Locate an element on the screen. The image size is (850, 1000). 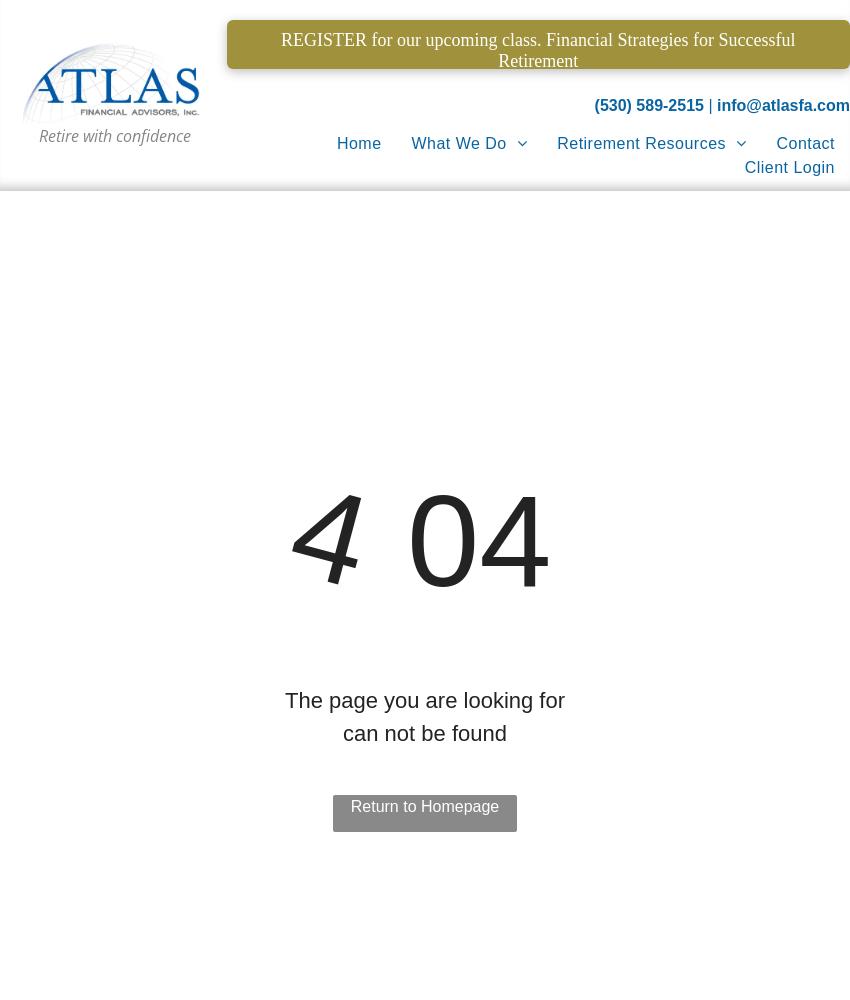
'The page you are looking for' is located at coordinates (282, 699).